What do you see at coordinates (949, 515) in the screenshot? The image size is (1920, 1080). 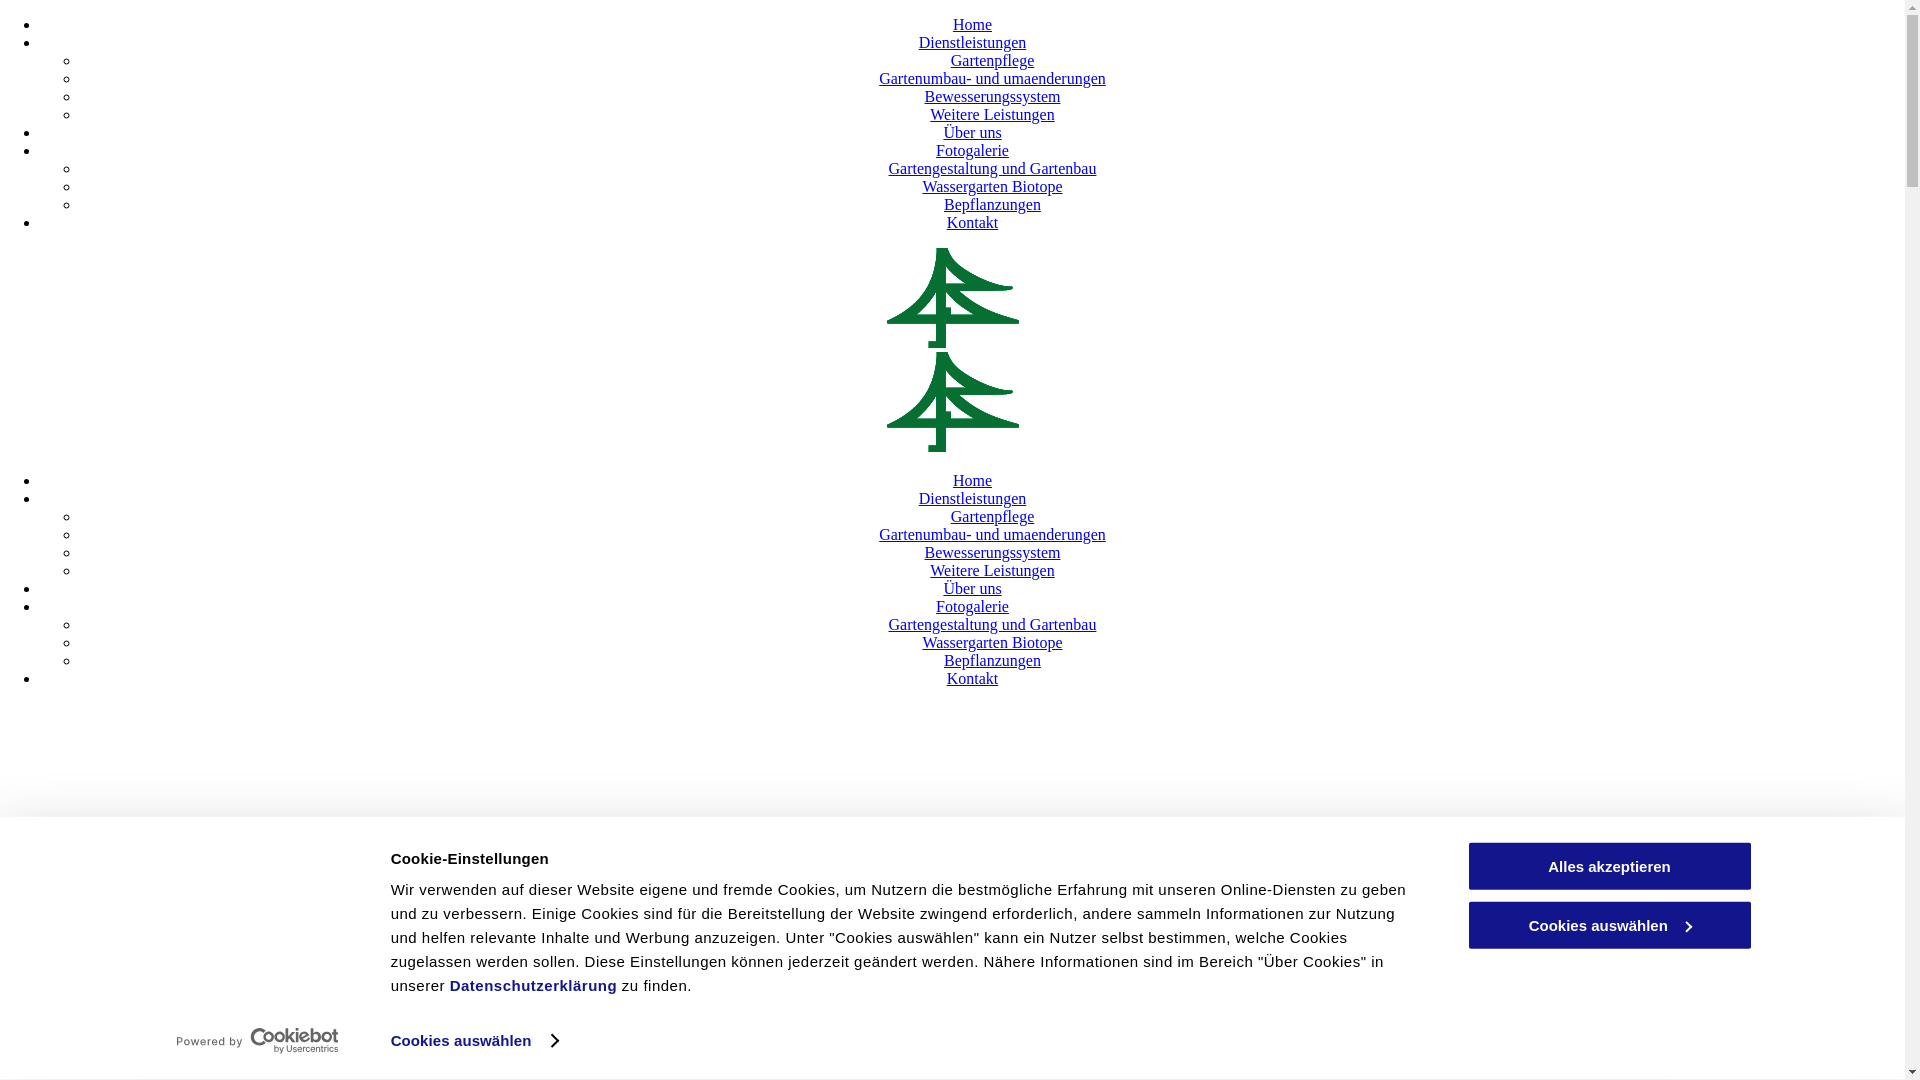 I see `'Gartenpflege'` at bounding box center [949, 515].